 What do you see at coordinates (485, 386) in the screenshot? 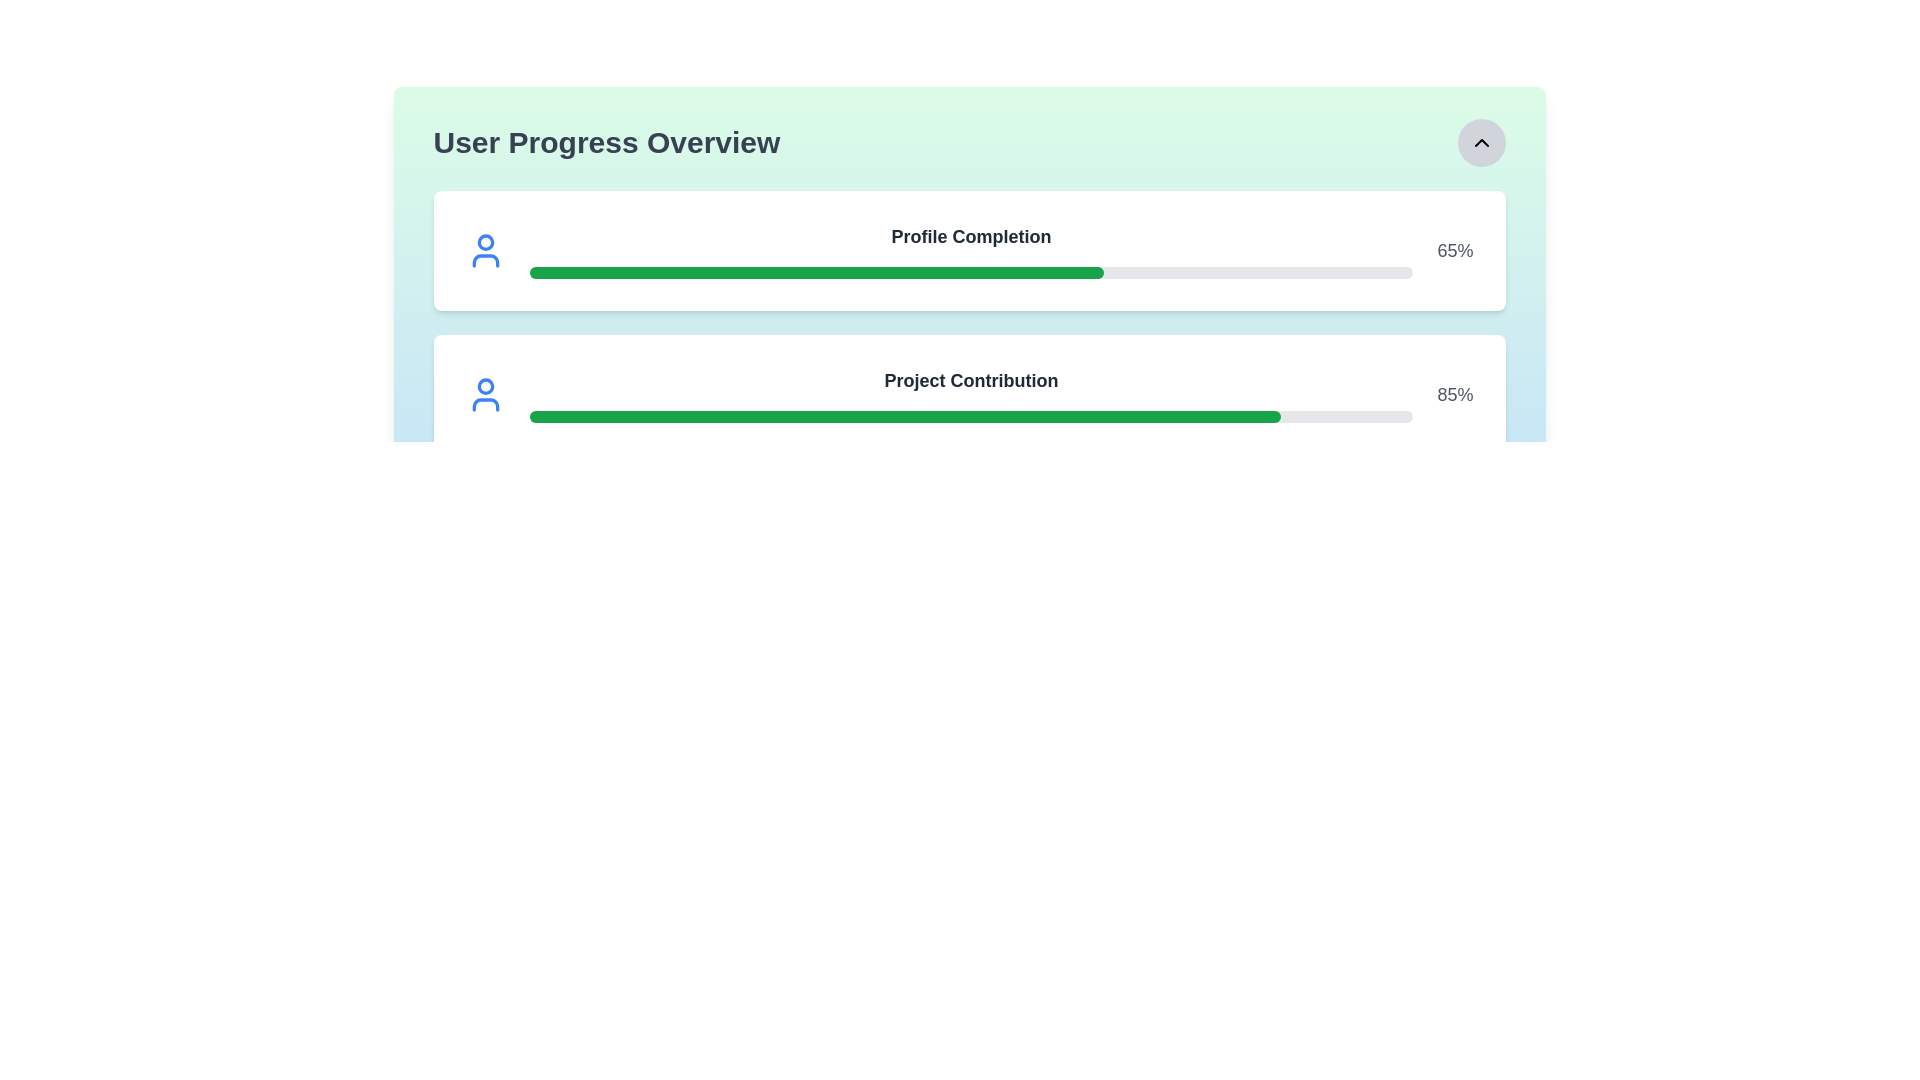
I see `the user profile icon, specifically the head portion located at the top center of the icon in the second progress bar section` at bounding box center [485, 386].